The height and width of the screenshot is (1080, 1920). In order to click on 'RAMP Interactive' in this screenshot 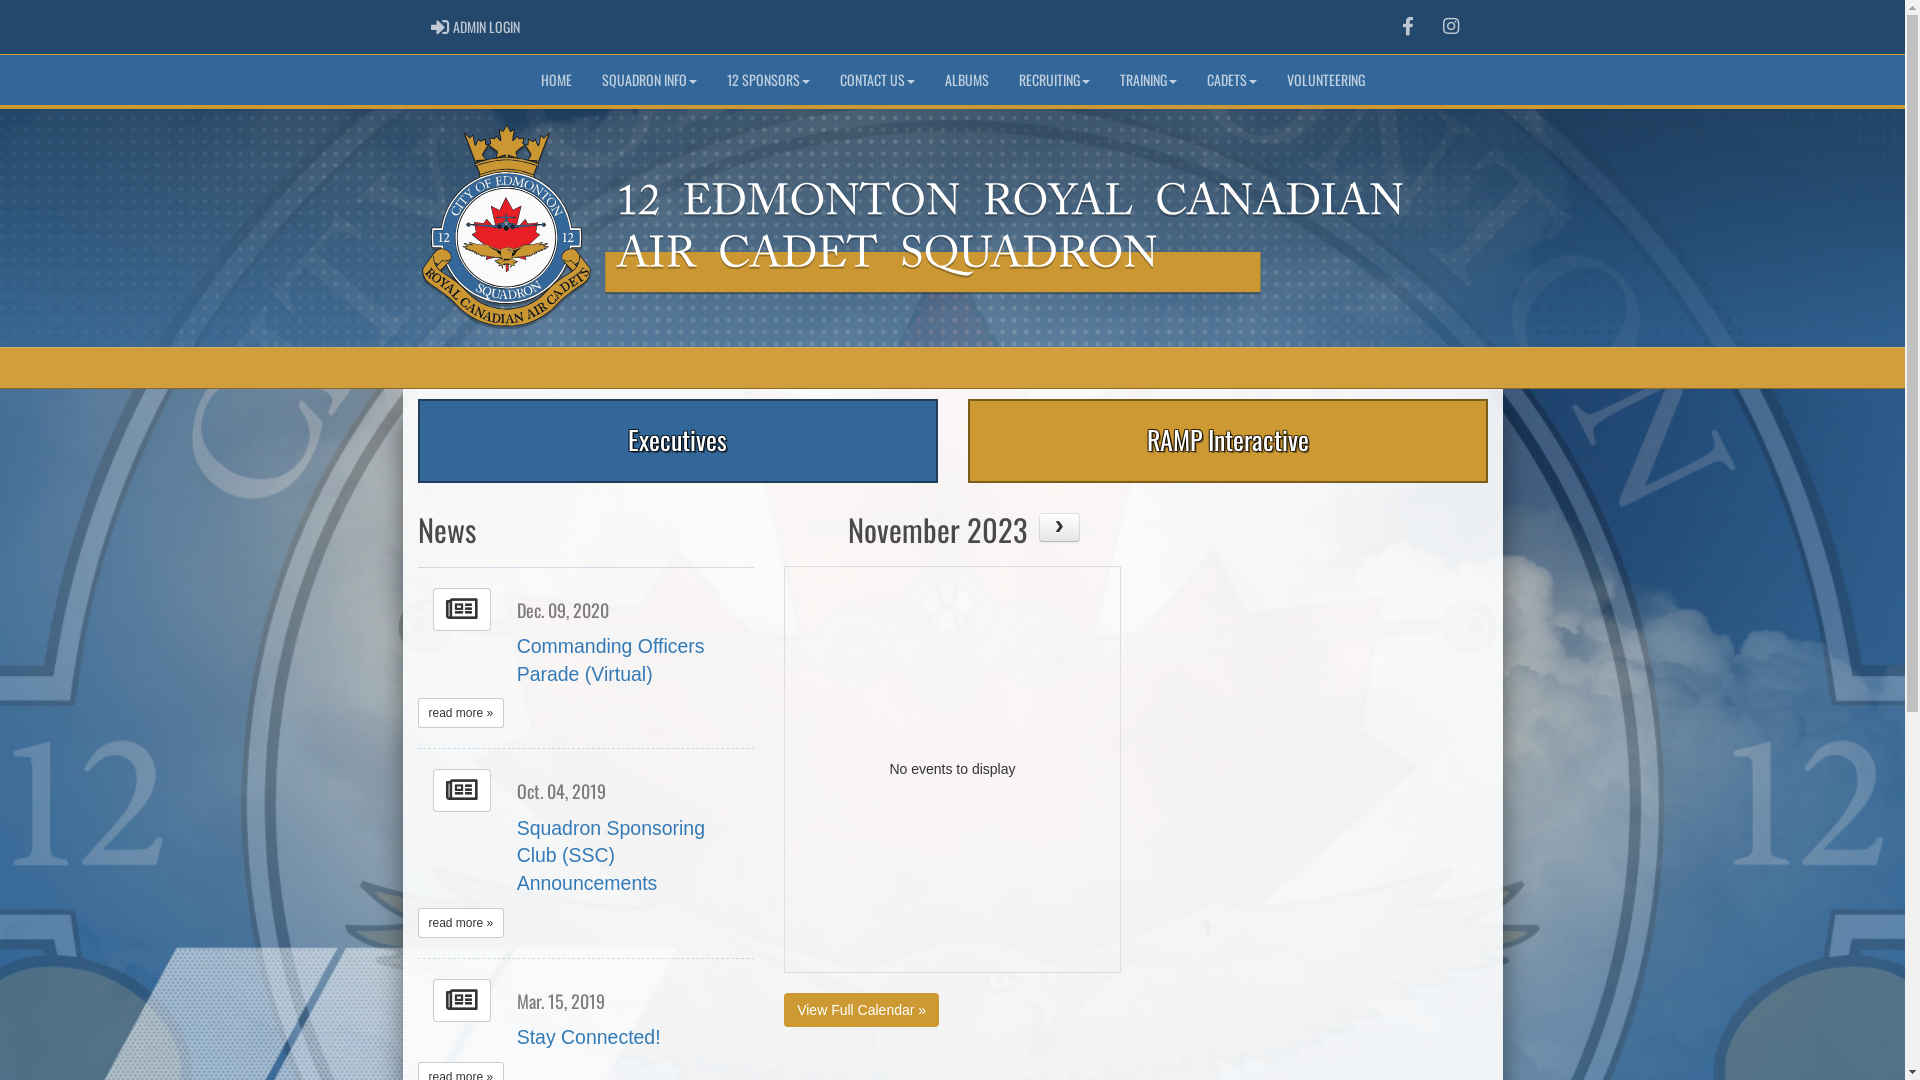, I will do `click(1227, 439)`.